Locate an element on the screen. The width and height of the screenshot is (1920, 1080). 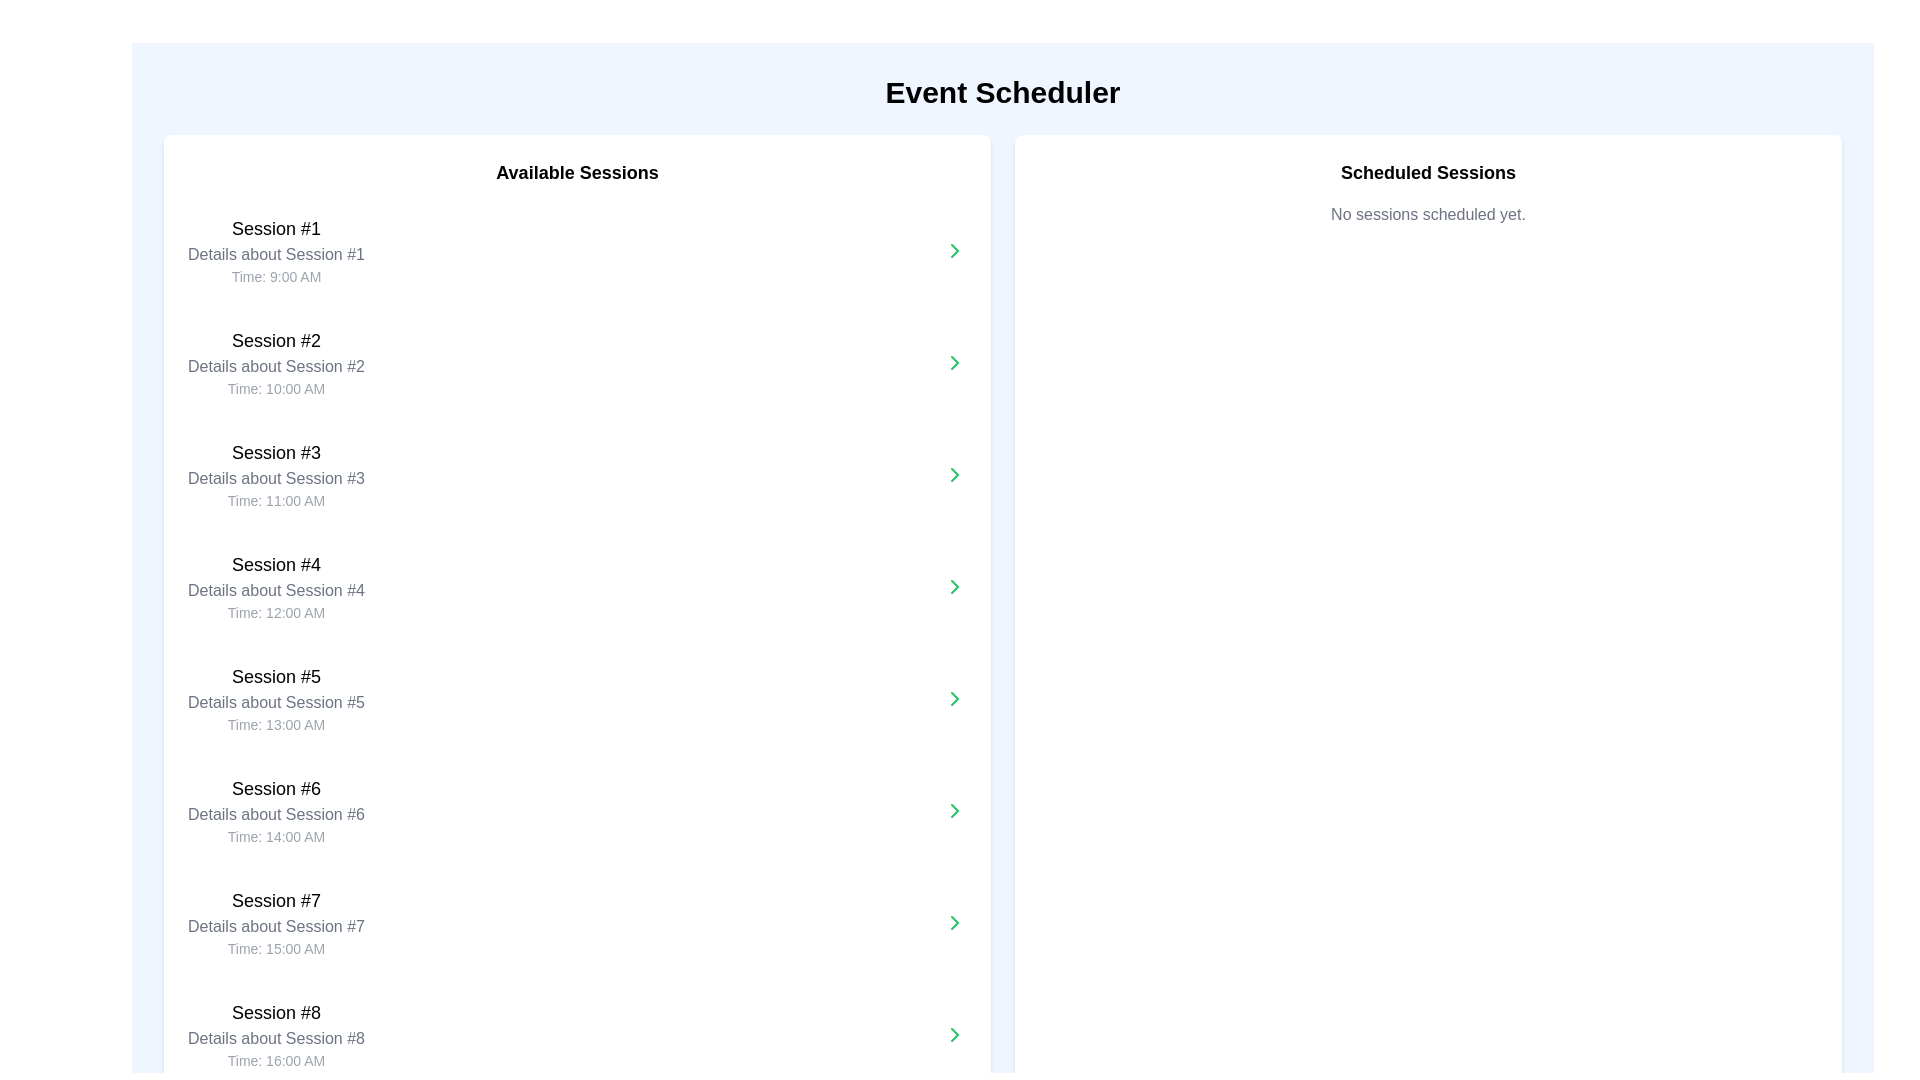
the session title 'Session #5' which is displayed in bold on the Card item located in the left column labeled 'Available Sessions.' is located at coordinates (576, 697).